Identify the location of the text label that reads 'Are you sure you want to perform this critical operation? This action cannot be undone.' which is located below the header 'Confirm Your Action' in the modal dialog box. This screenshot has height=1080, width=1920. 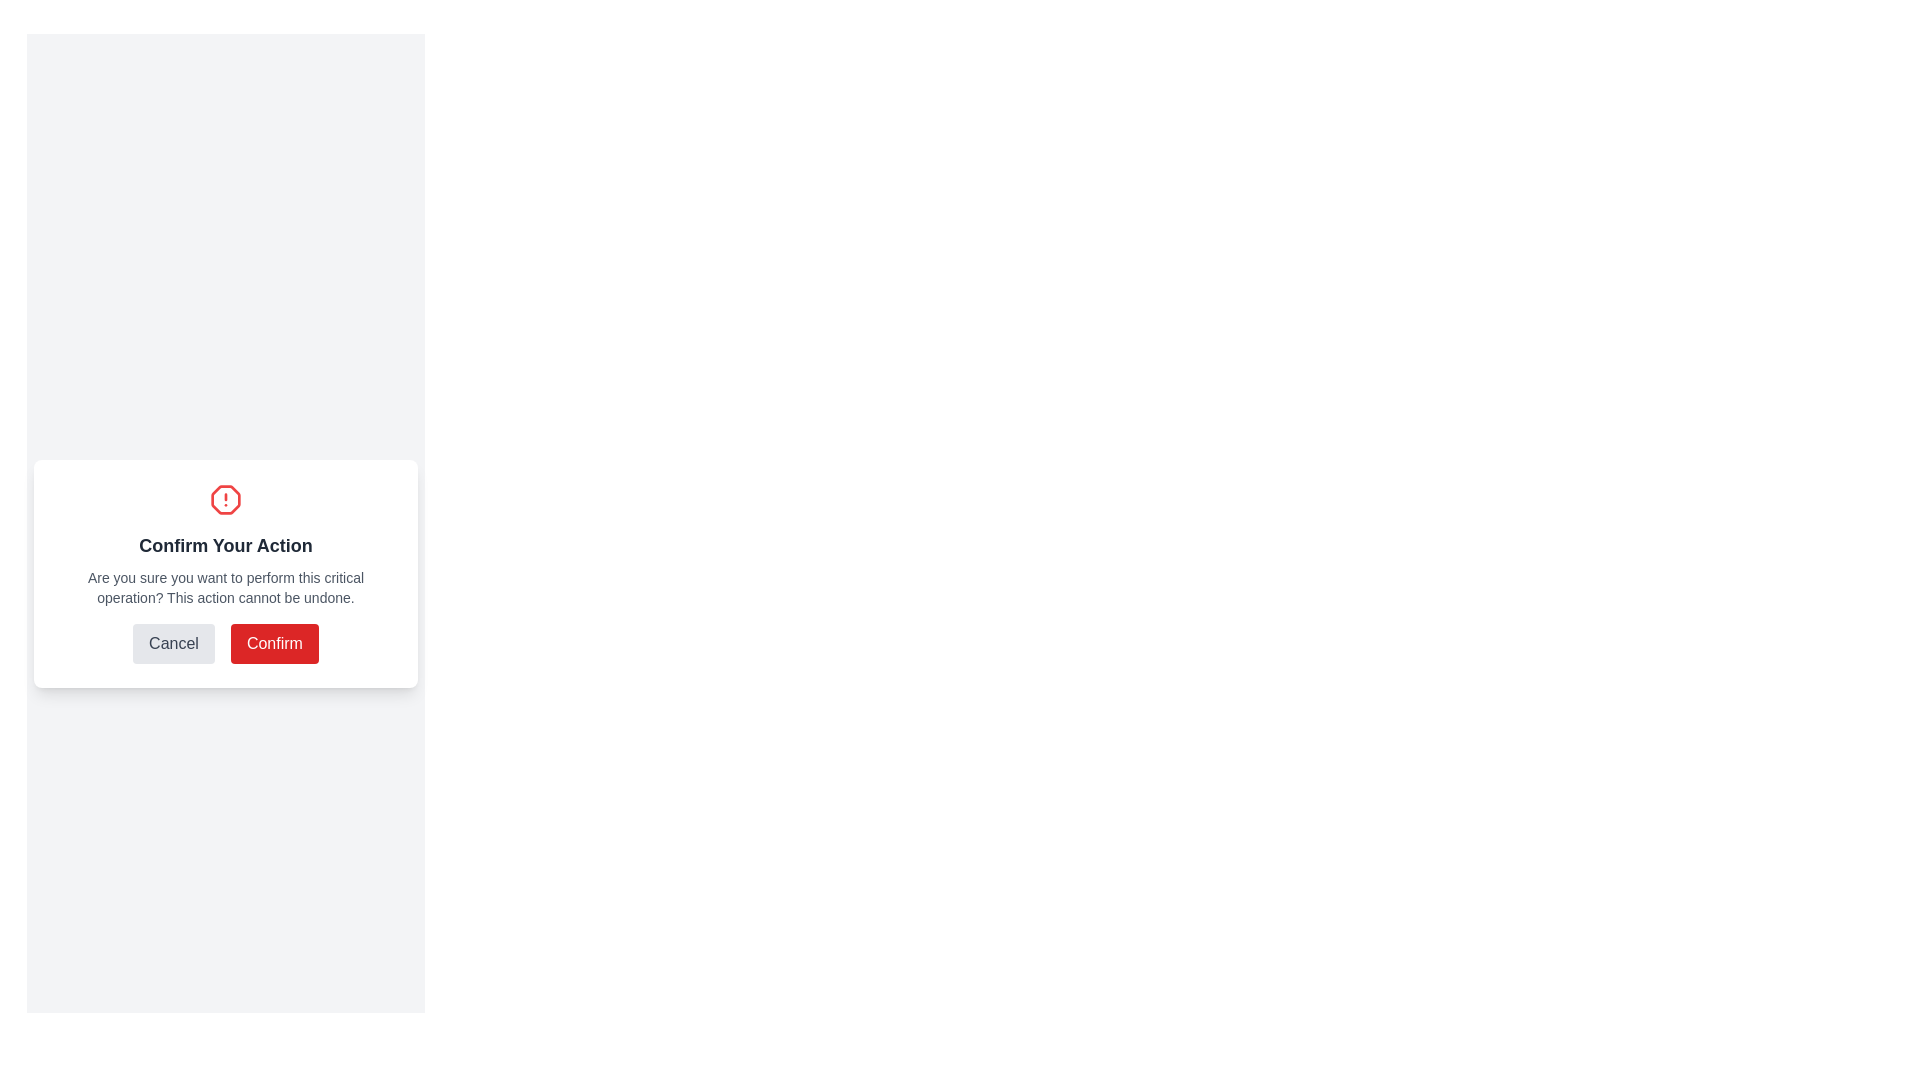
(225, 586).